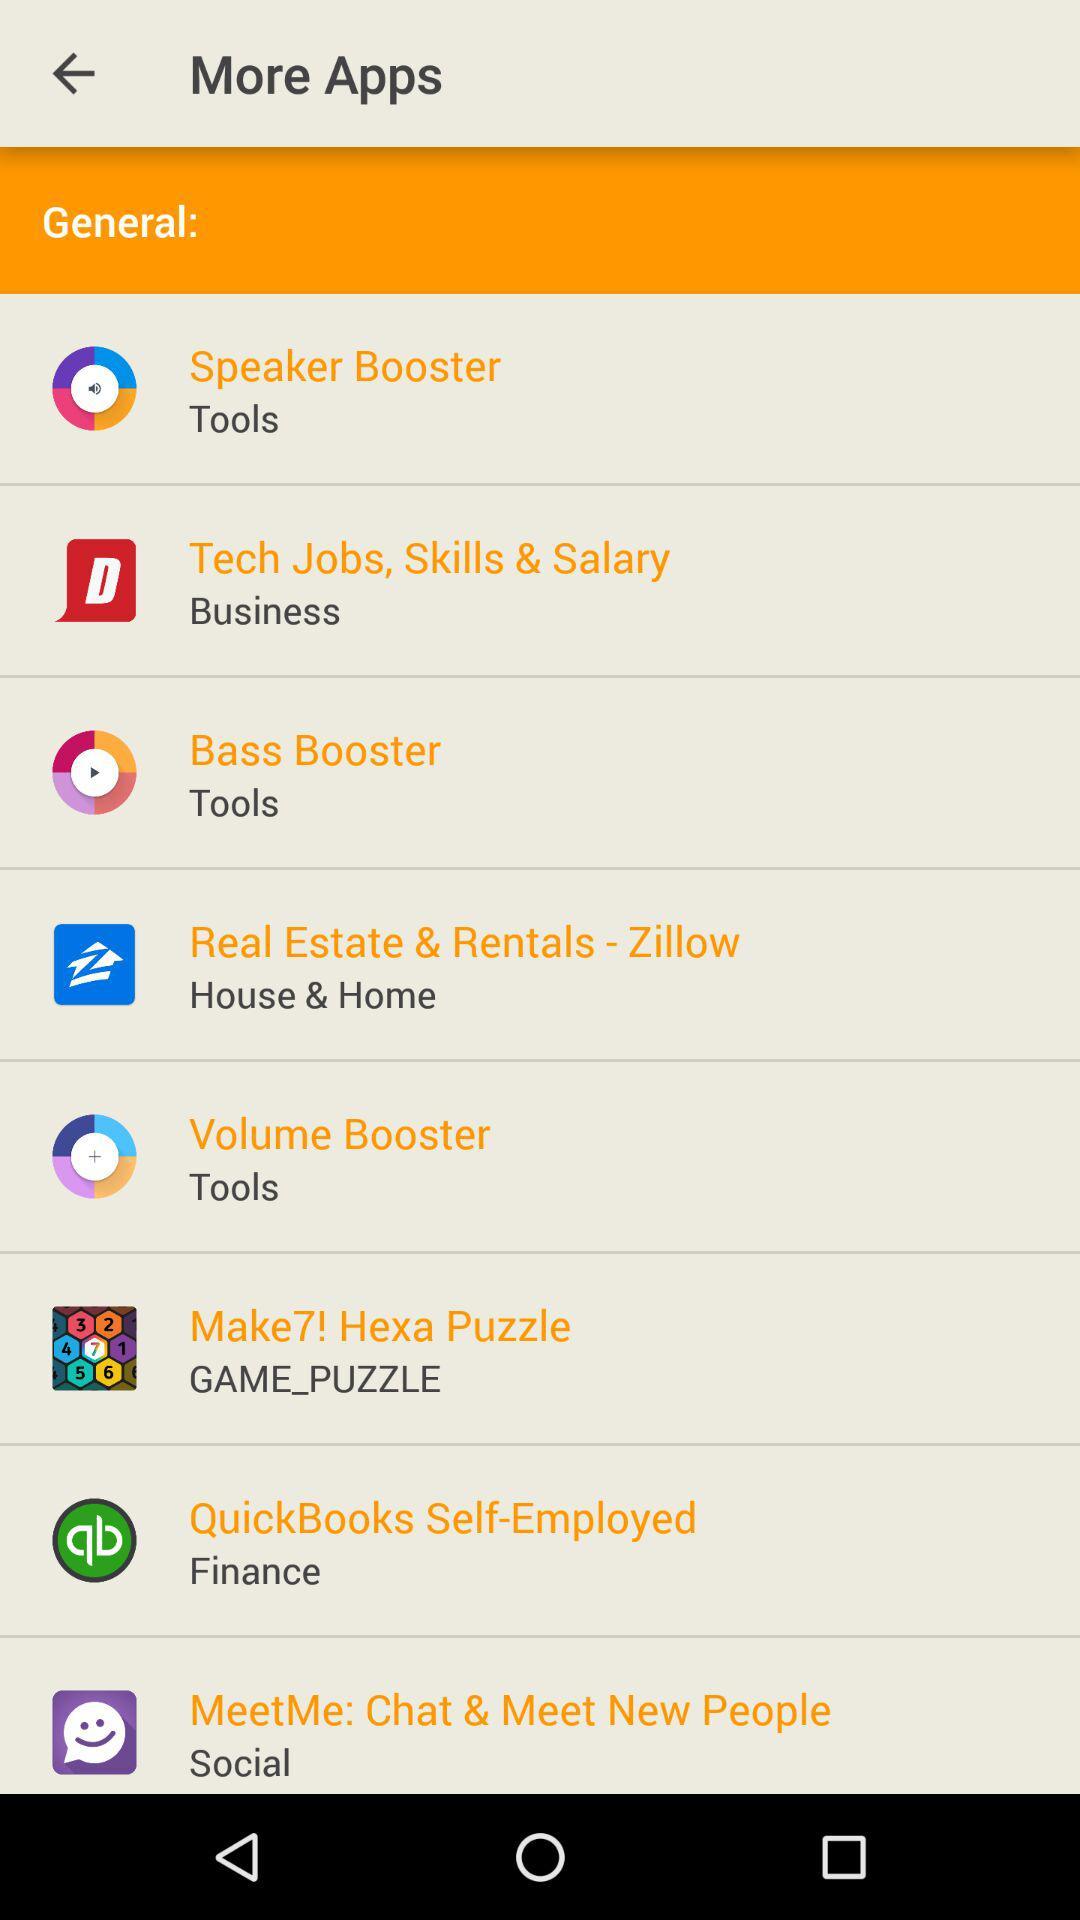 This screenshot has height=1920, width=1080. I want to click on quickbooks self-employed icon, so click(442, 1516).